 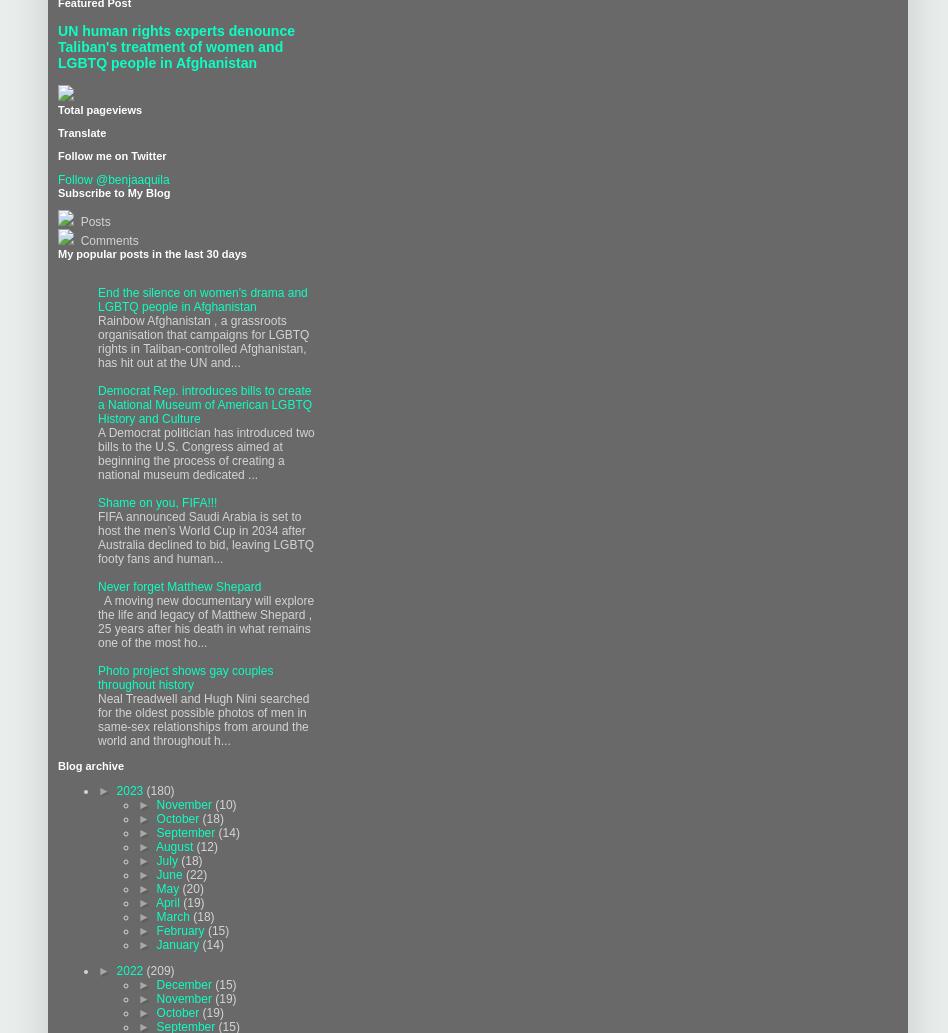 I want to click on 'Photo project shows gay couples throughout history', so click(x=184, y=676).